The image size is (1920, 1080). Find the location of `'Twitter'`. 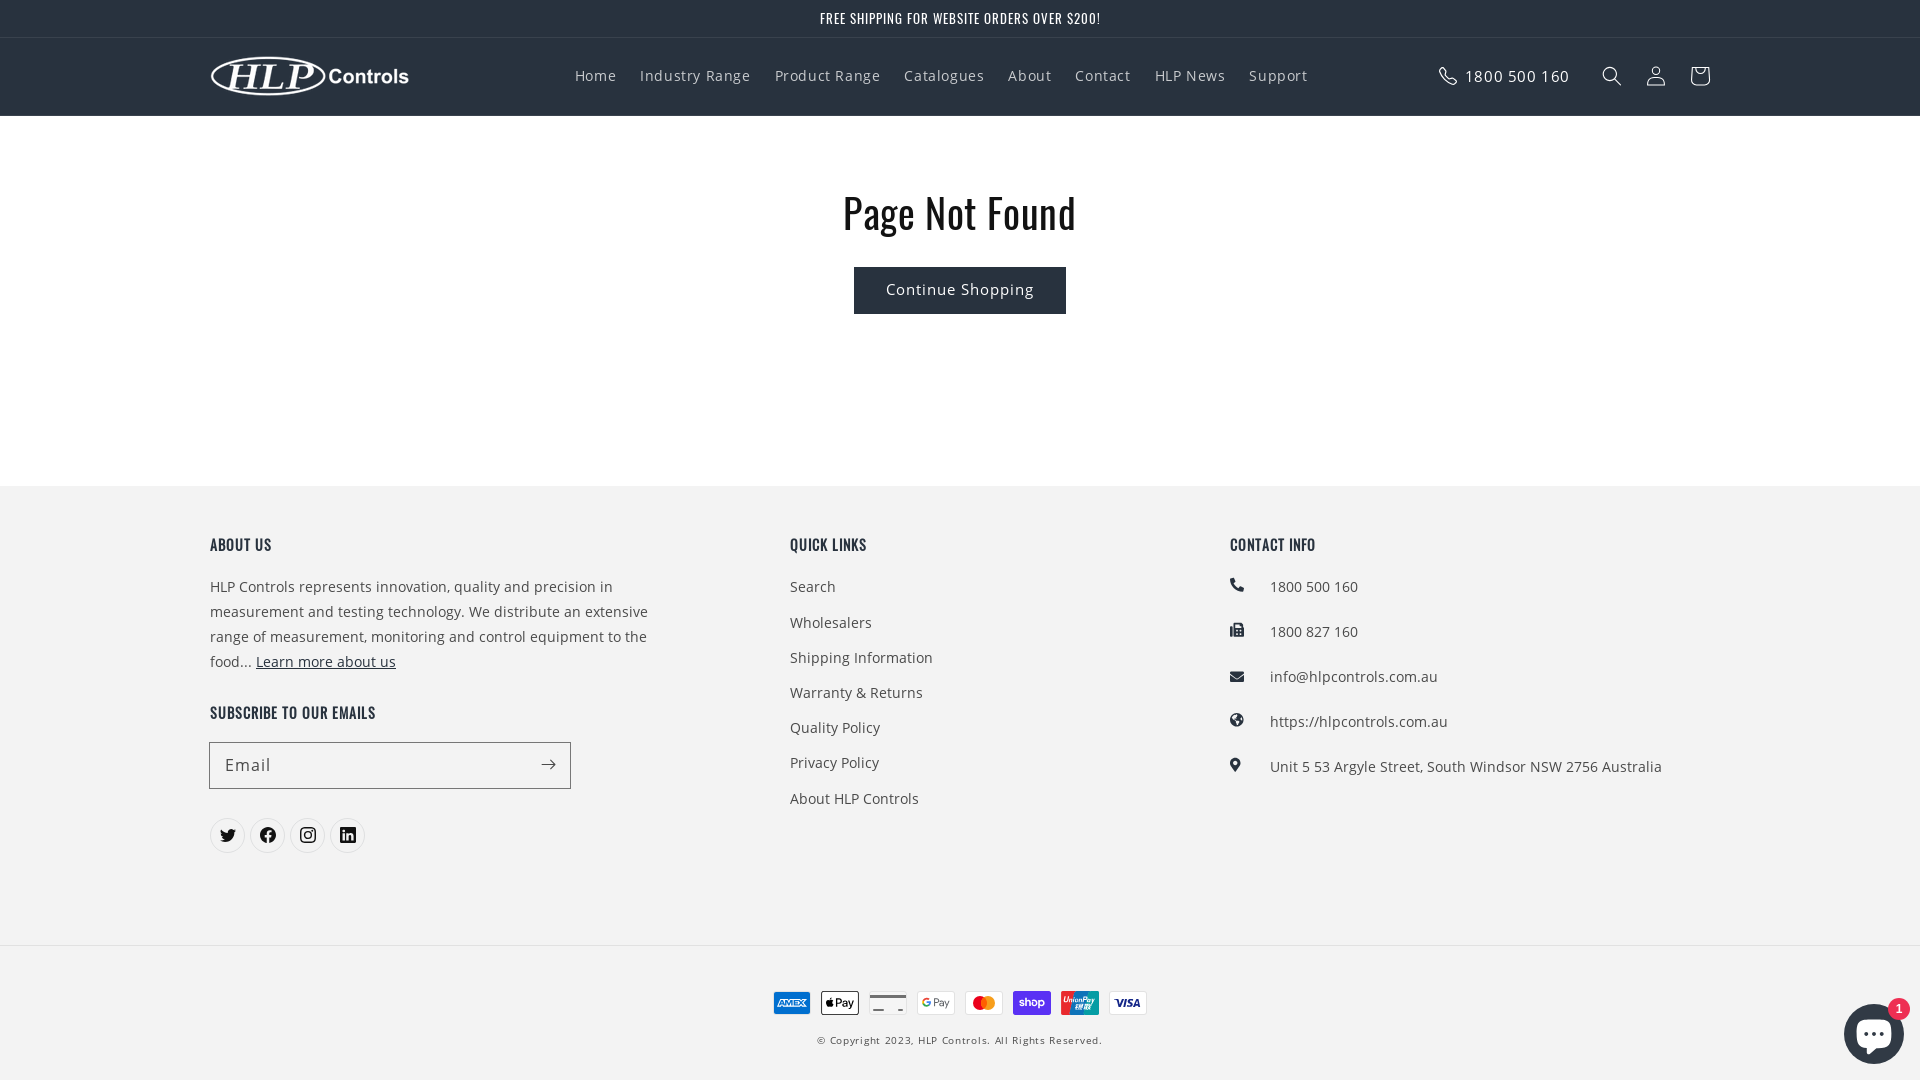

'Twitter' is located at coordinates (227, 835).